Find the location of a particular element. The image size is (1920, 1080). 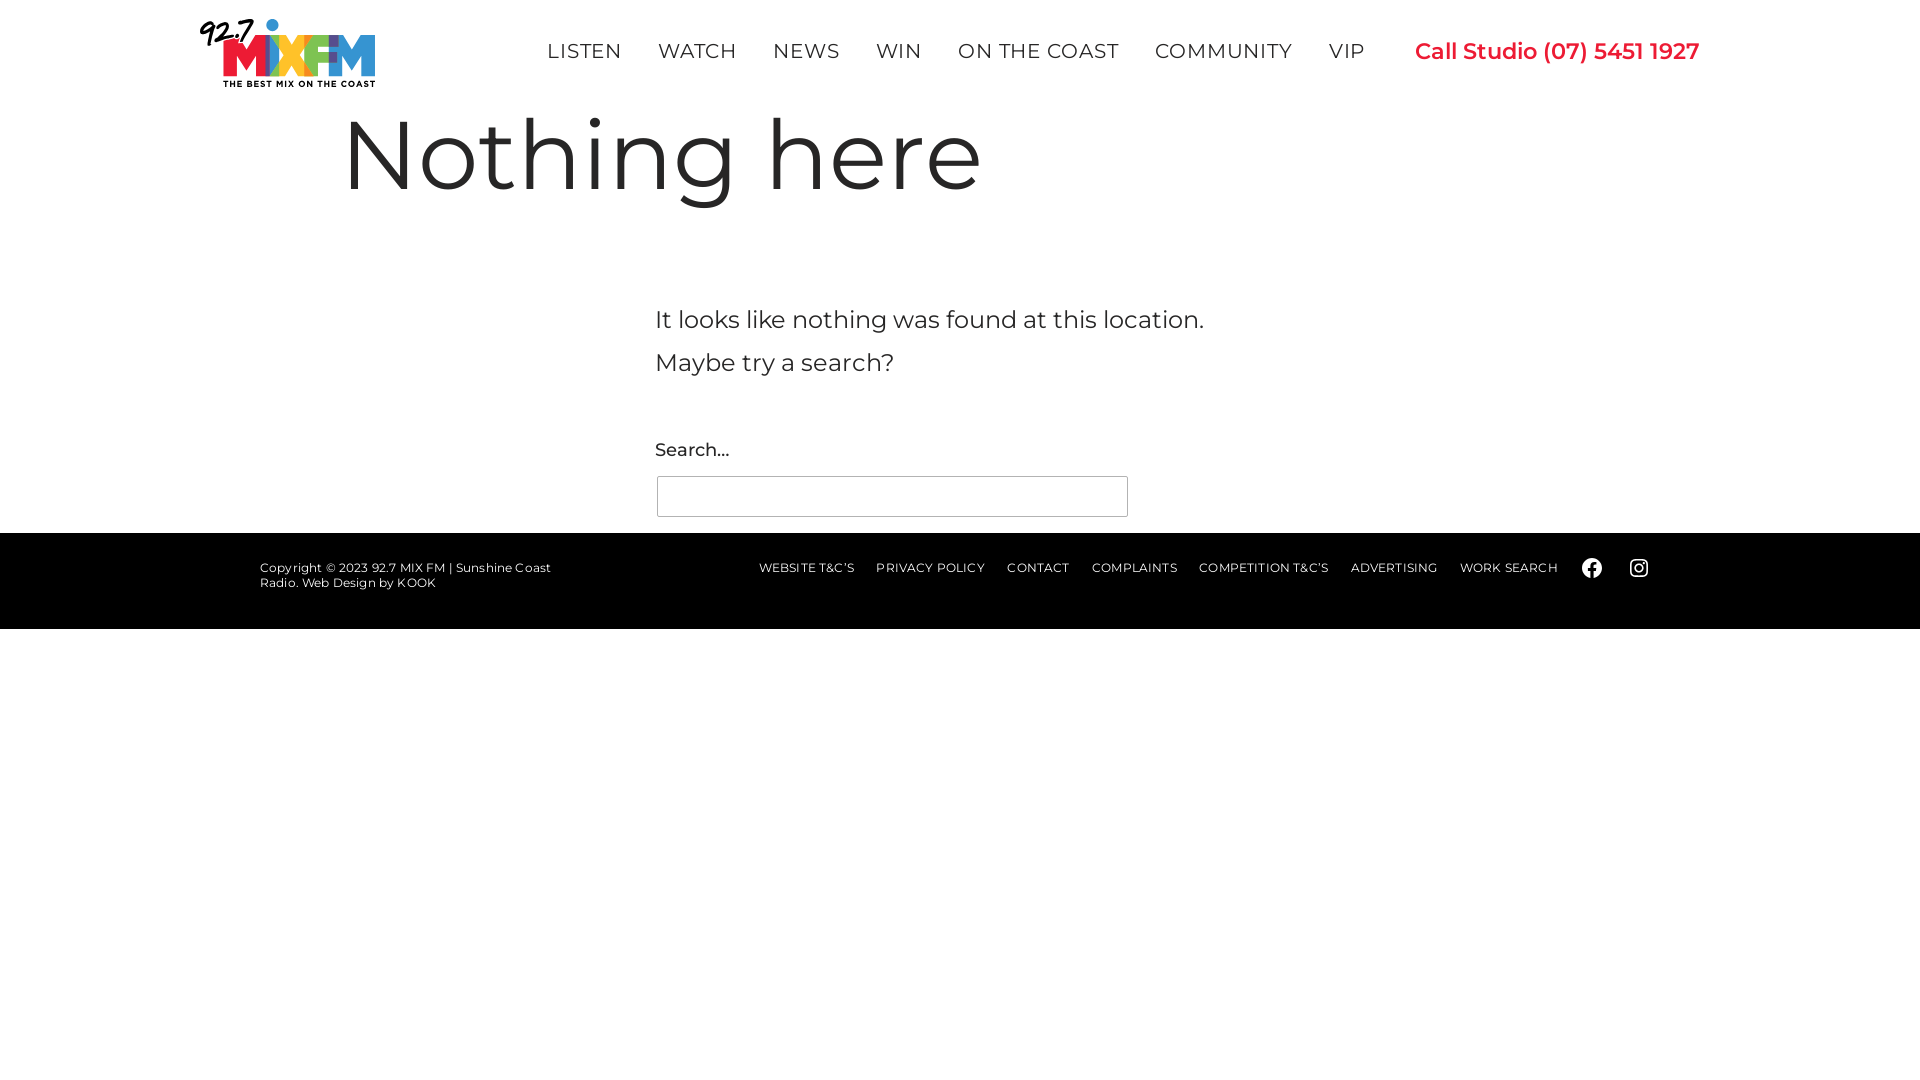

'CONTACT' is located at coordinates (1037, 567).